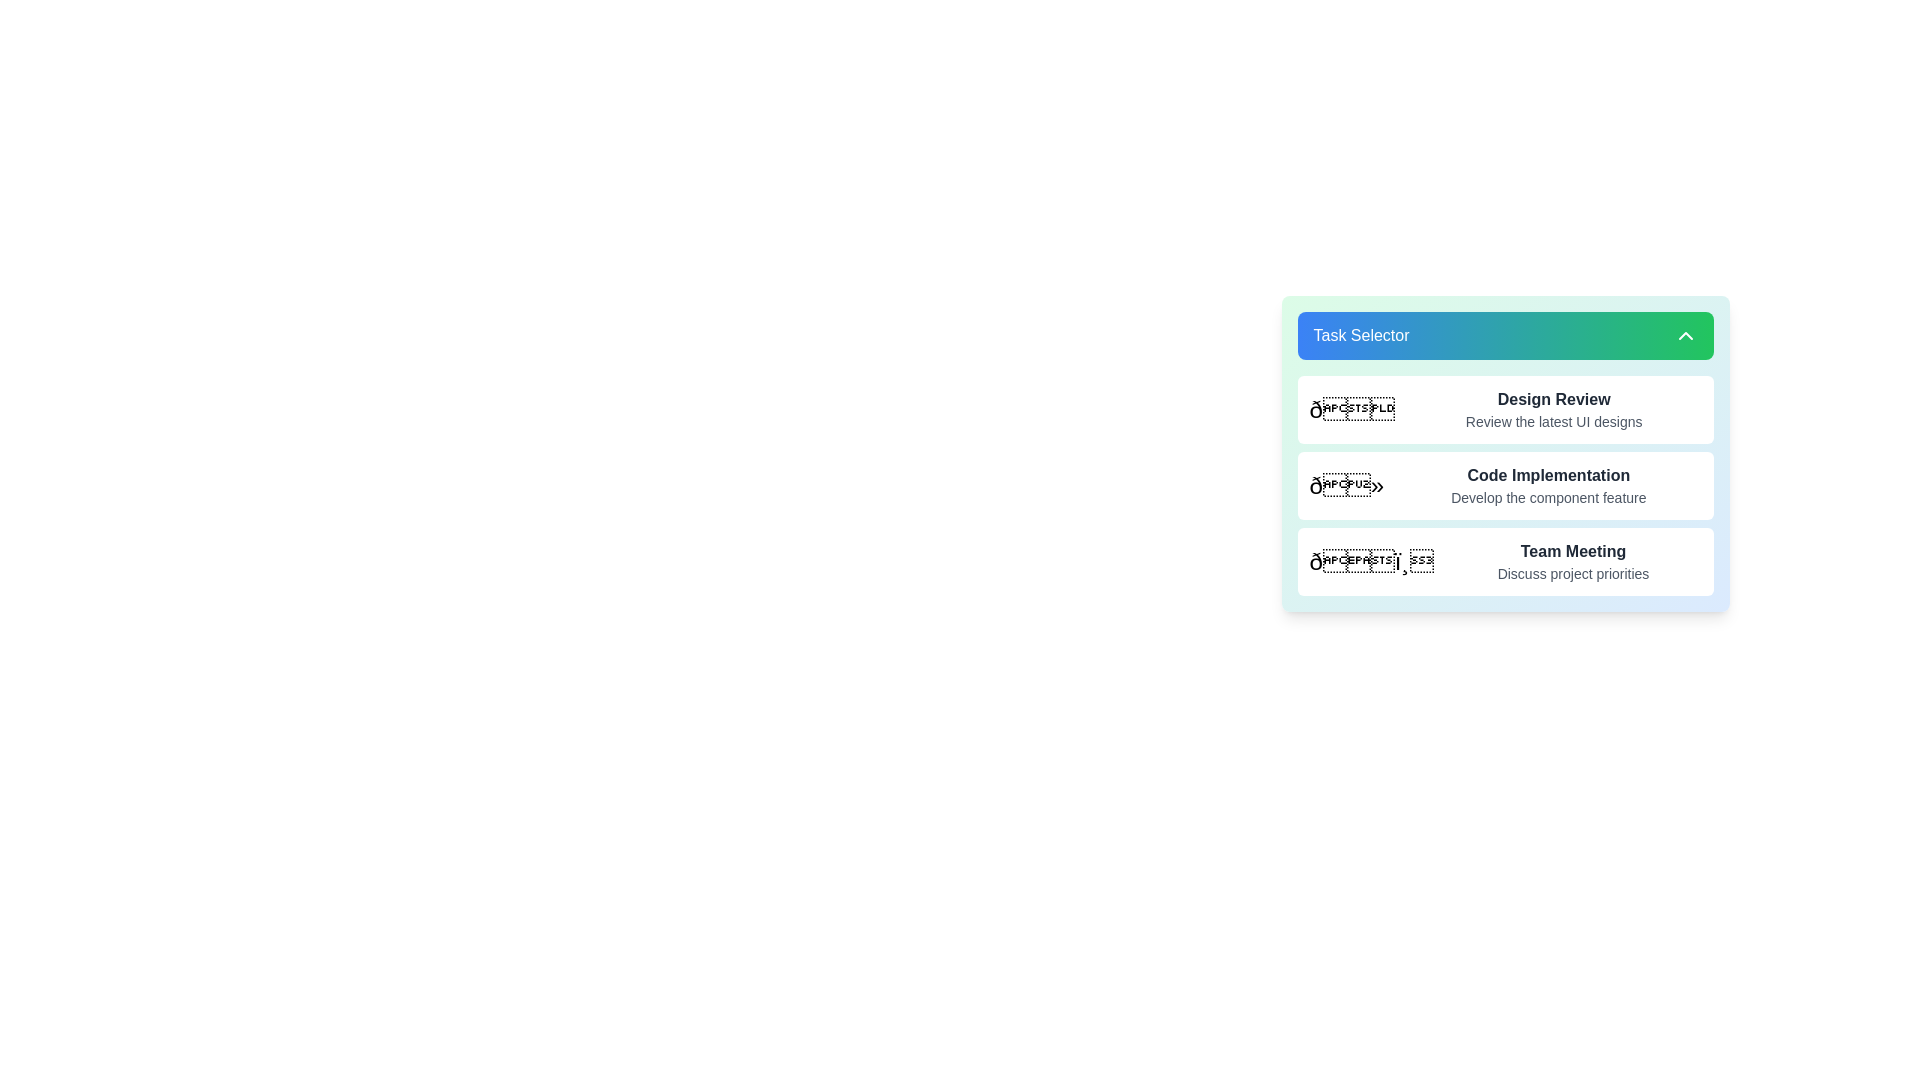 Image resolution: width=1920 pixels, height=1080 pixels. Describe the element at coordinates (1505, 454) in the screenshot. I see `a selectable option within the gradient background panel that contains multiple options, which is visually distinct and easy to identify` at that location.